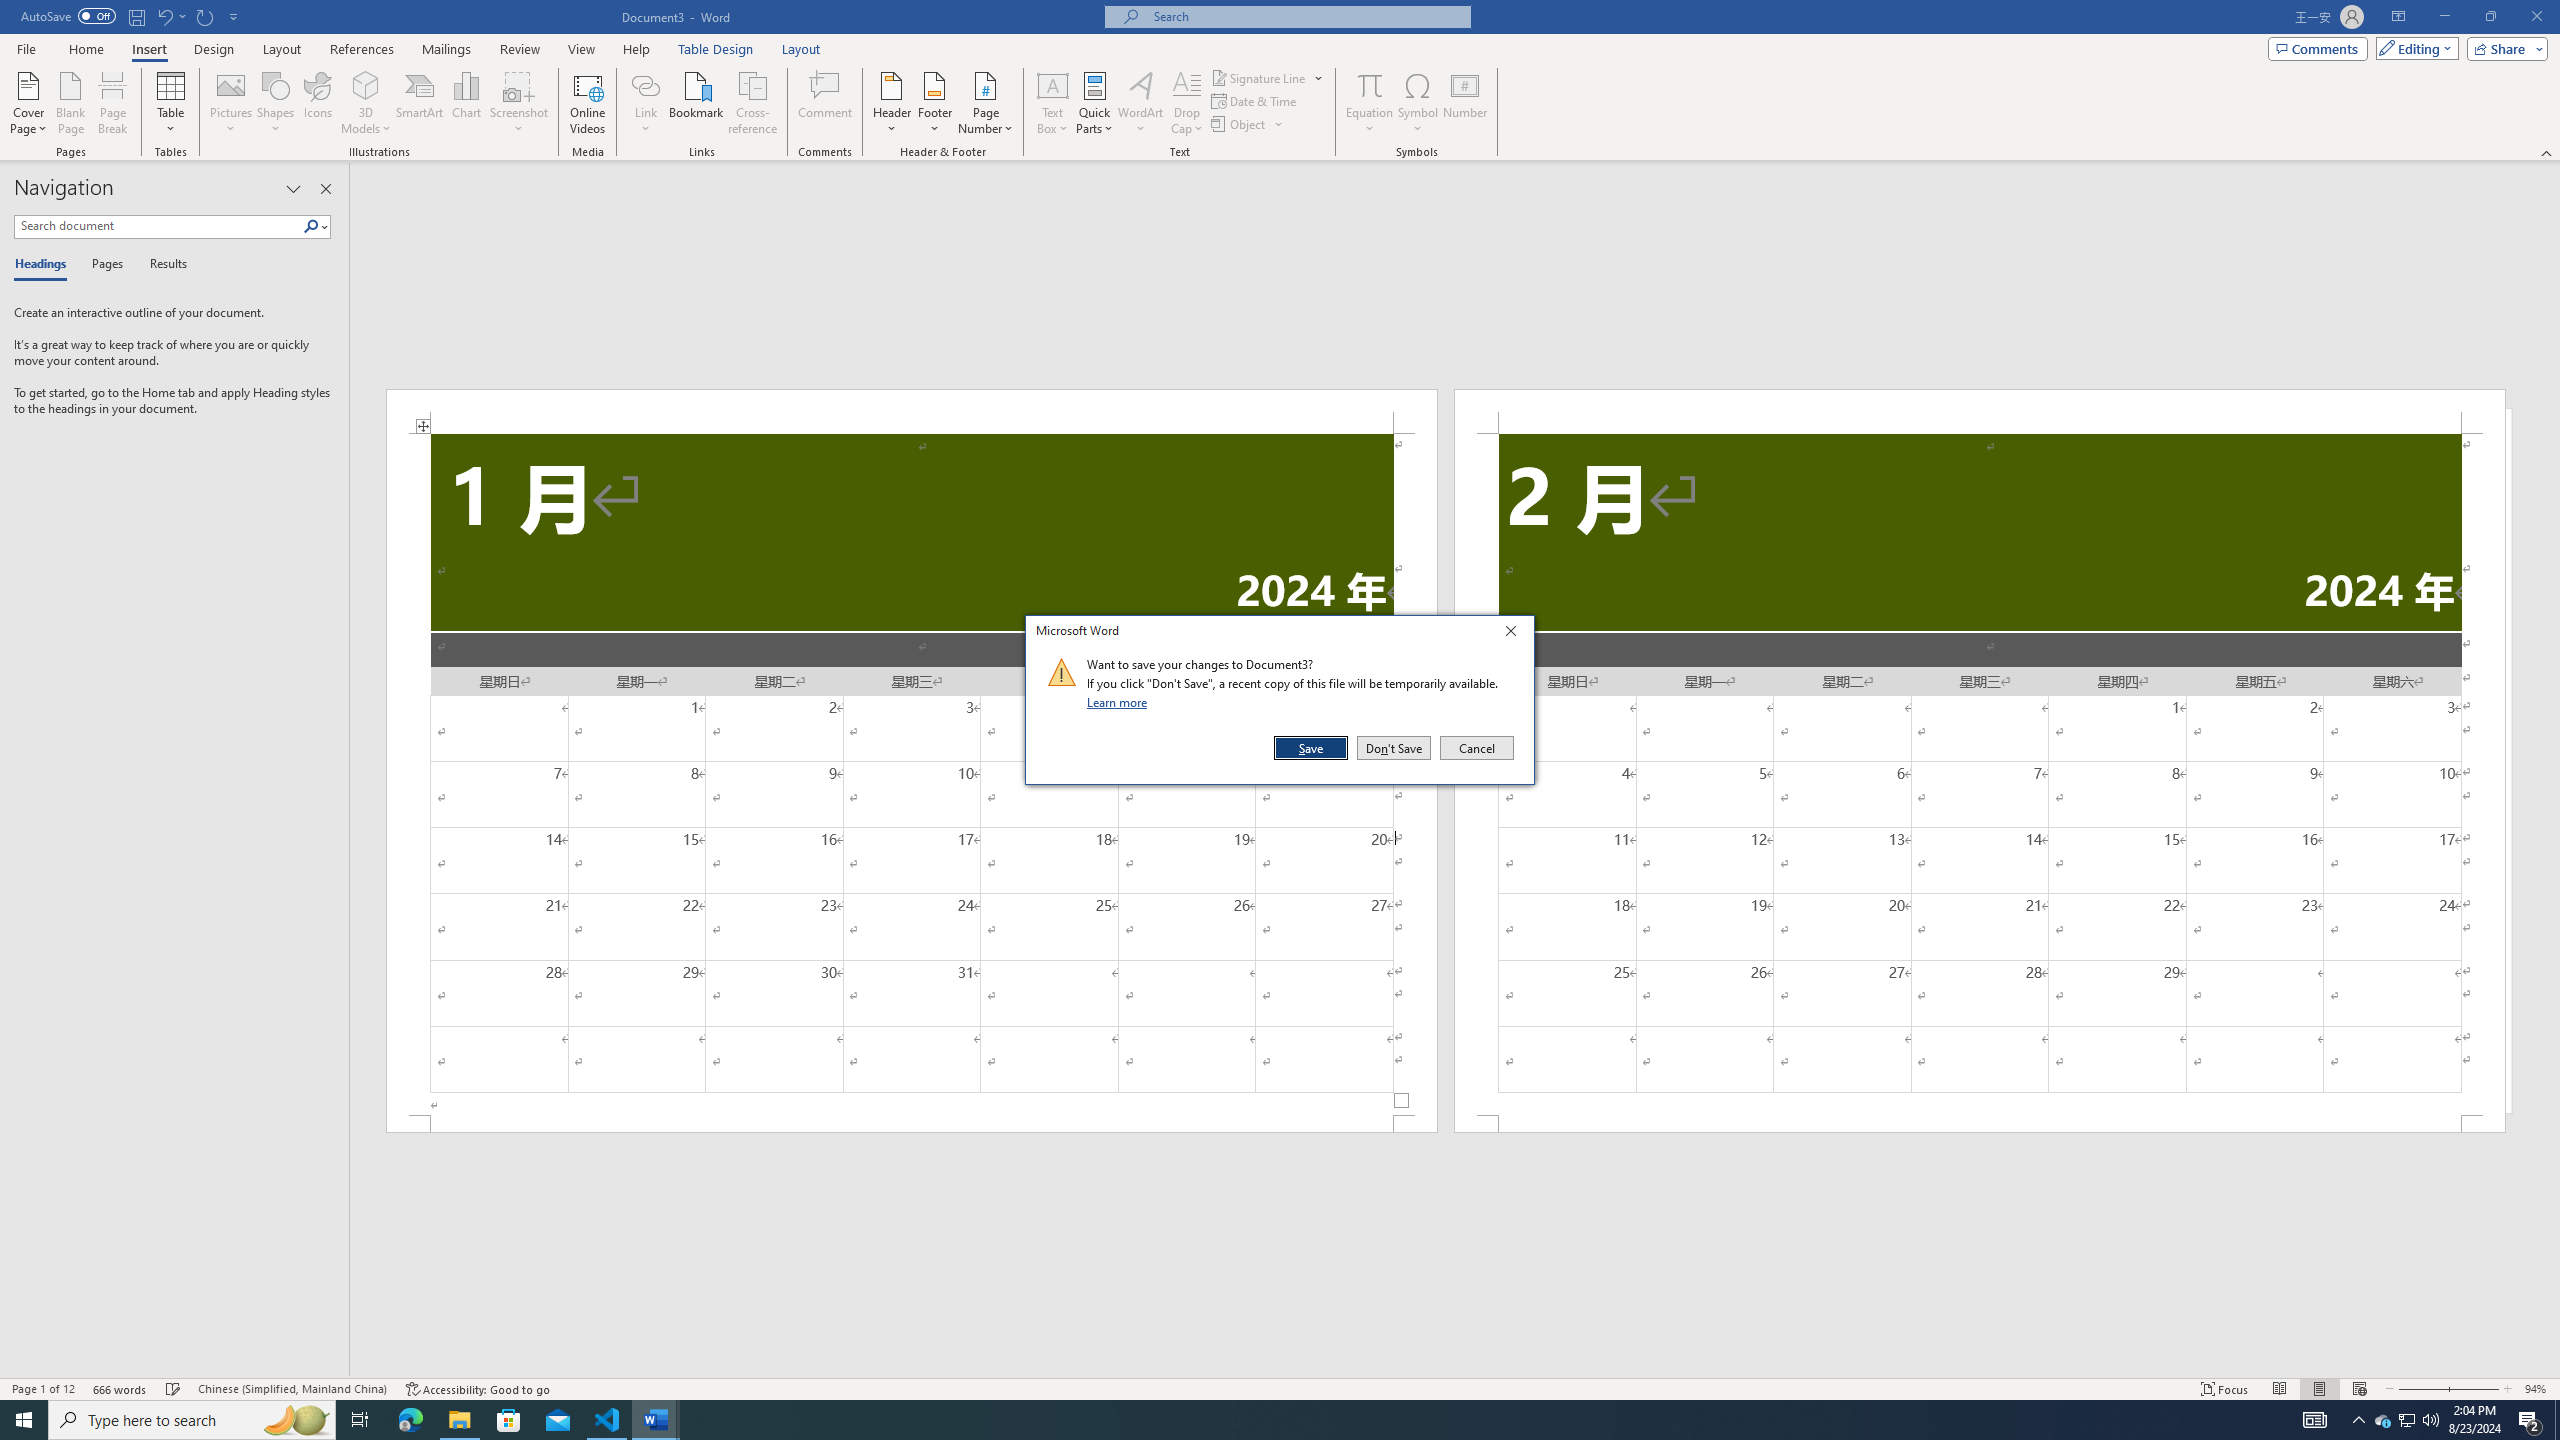  What do you see at coordinates (419, 103) in the screenshot?
I see `'SmartArt...'` at bounding box center [419, 103].